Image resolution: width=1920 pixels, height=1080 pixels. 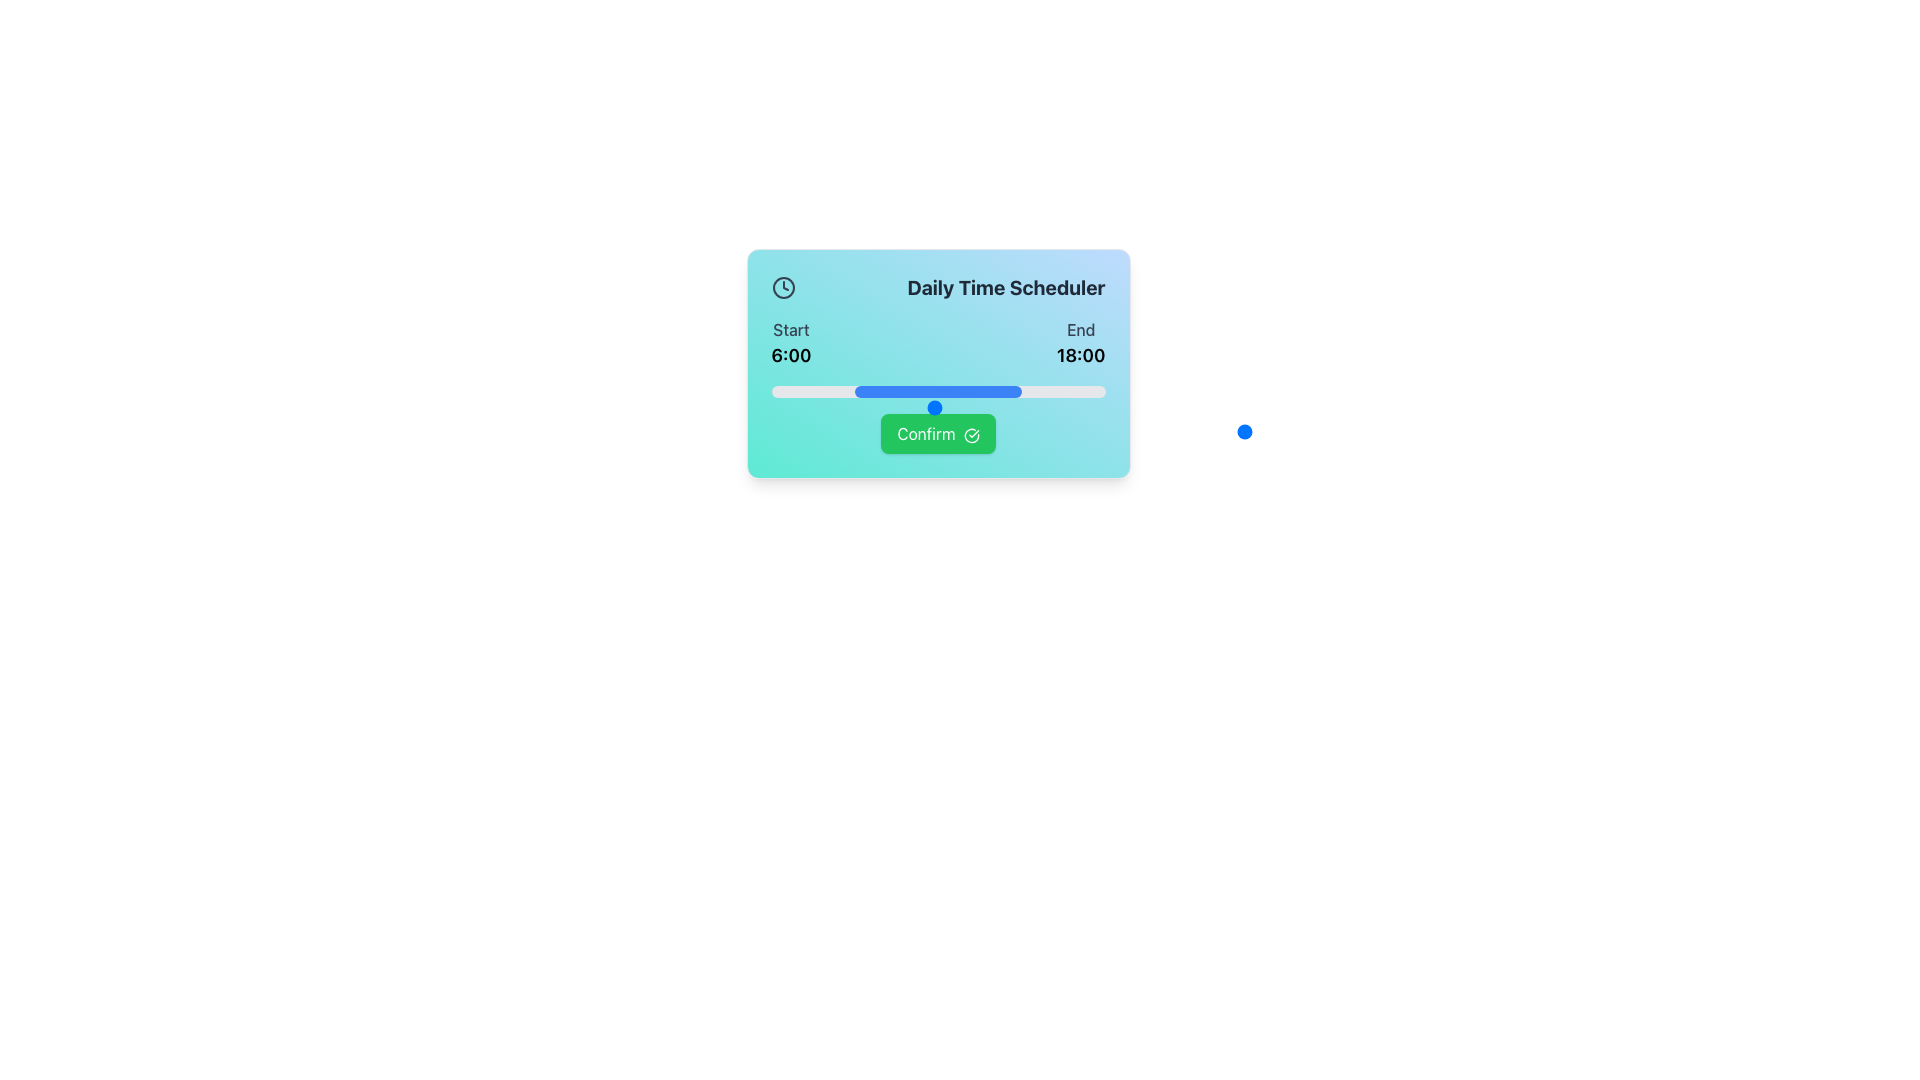 I want to click on time, so click(x=851, y=431).